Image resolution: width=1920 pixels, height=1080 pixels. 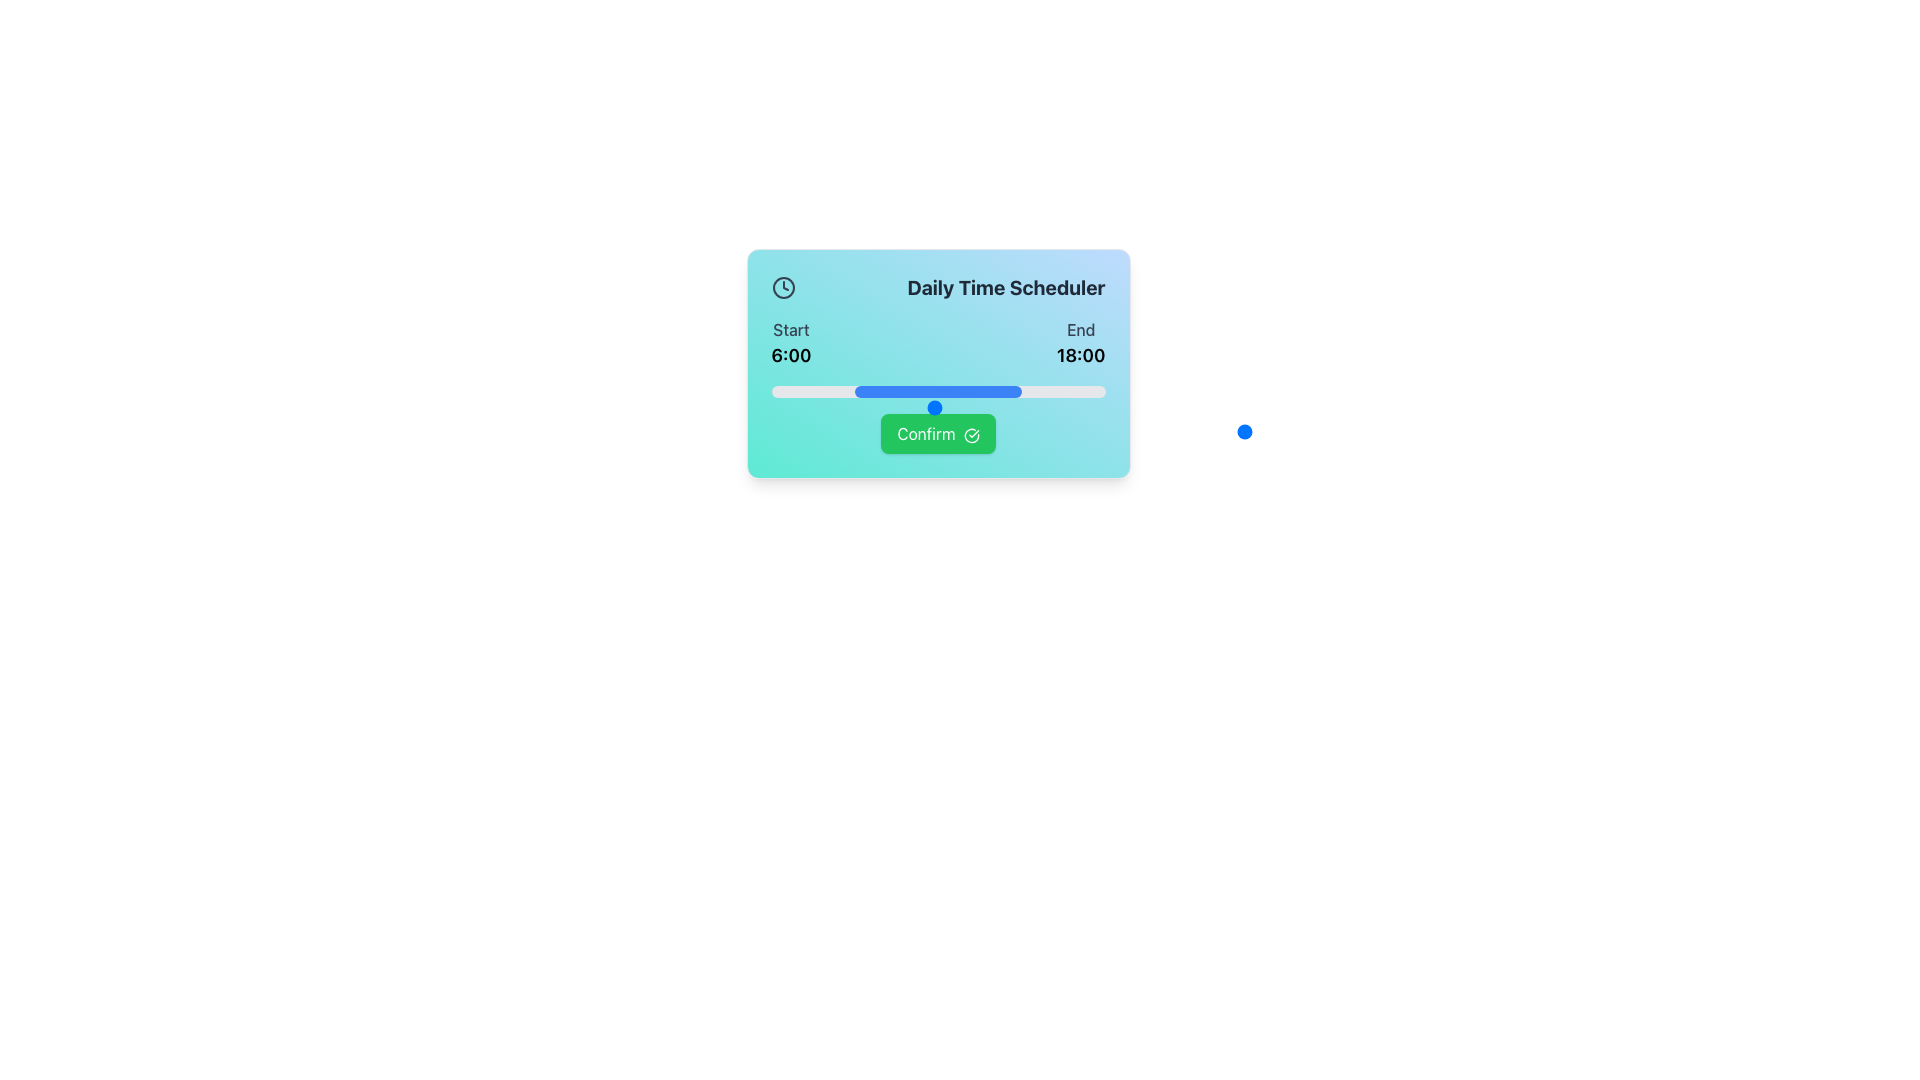 I want to click on time, so click(x=851, y=431).